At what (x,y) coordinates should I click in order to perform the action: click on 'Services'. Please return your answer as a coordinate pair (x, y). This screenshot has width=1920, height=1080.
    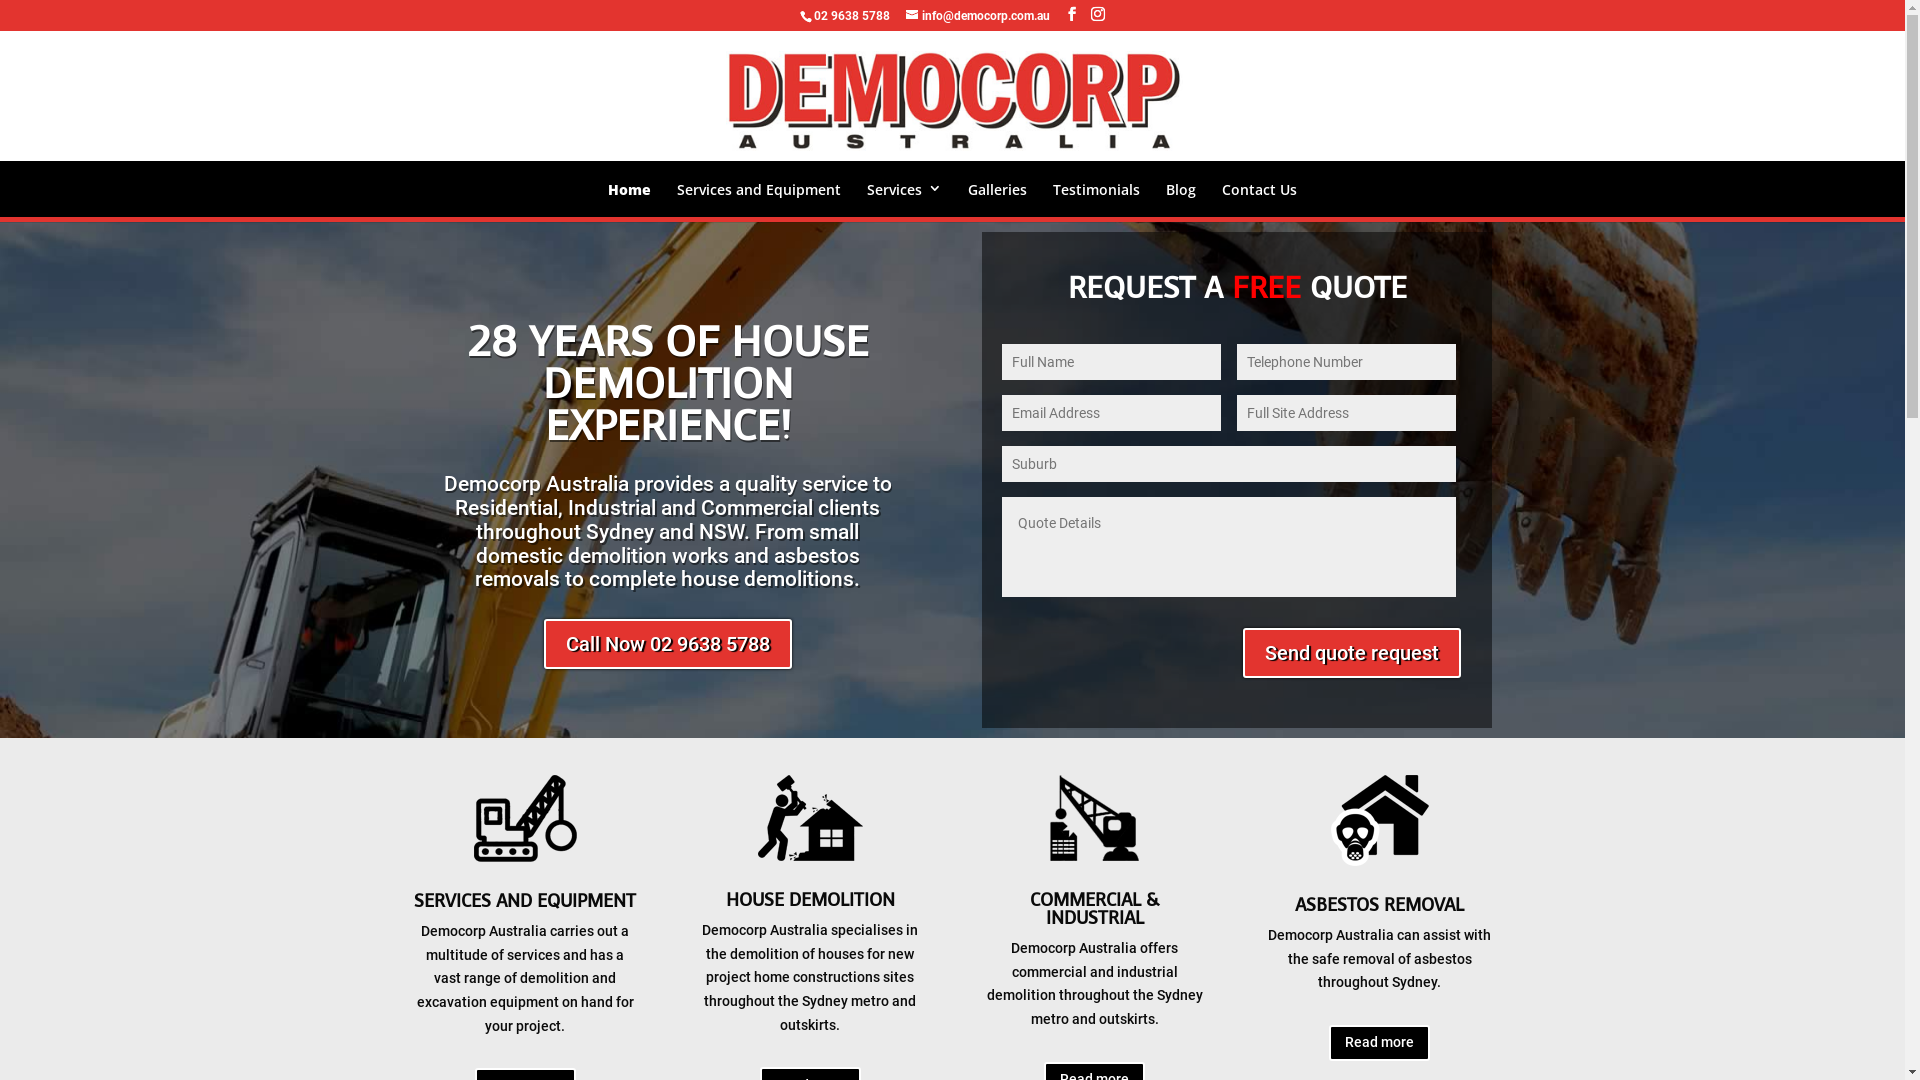
    Looking at the image, I should click on (904, 189).